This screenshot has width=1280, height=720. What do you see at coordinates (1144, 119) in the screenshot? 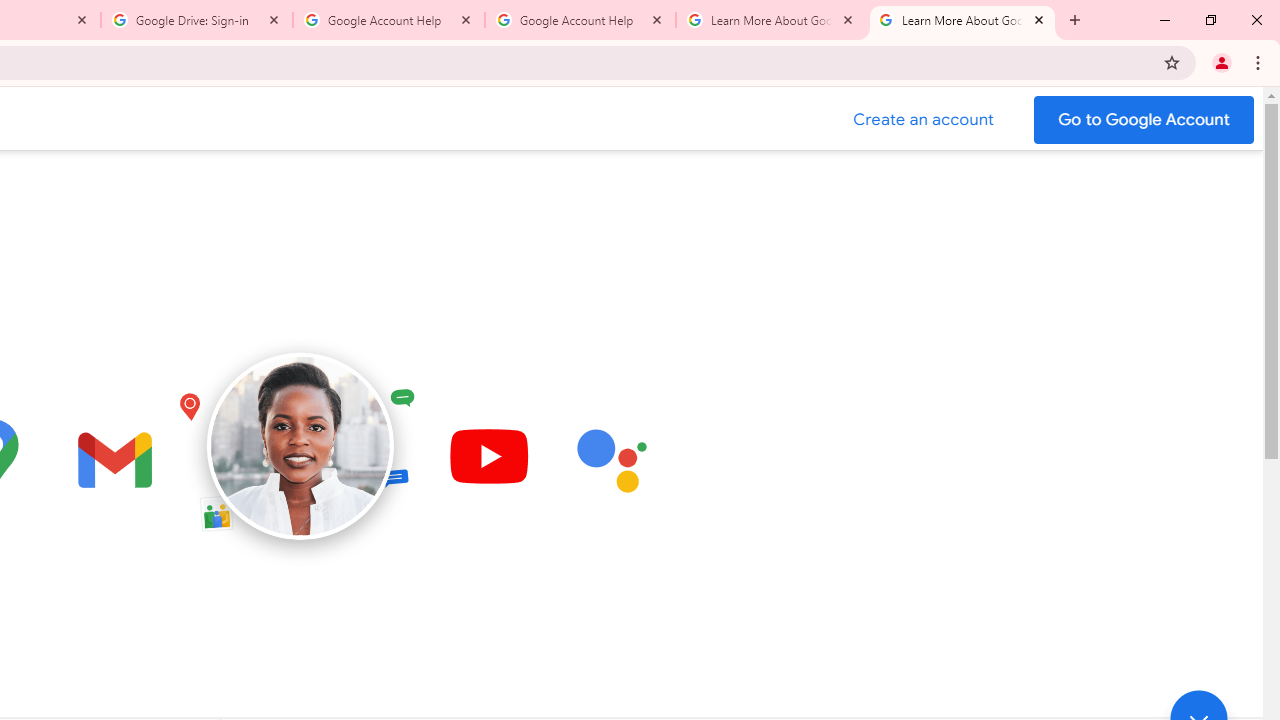
I see `'Go to your Google Account'` at bounding box center [1144, 119].